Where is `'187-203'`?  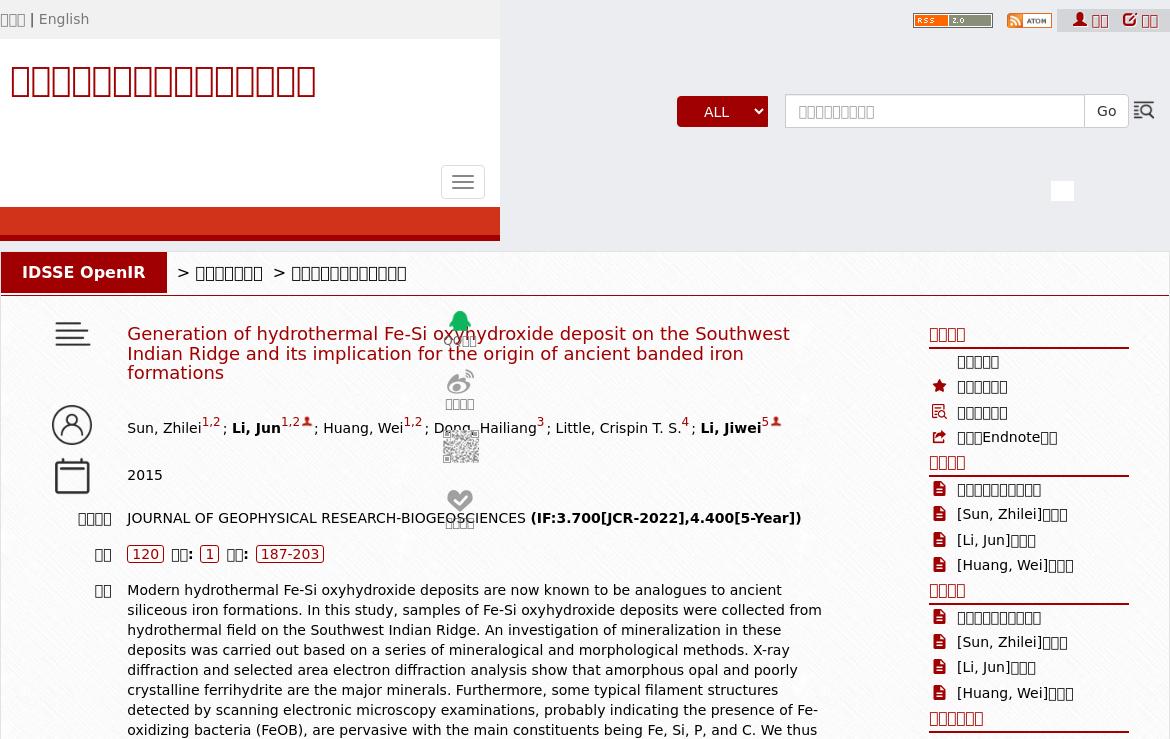
'187-203' is located at coordinates (289, 553).